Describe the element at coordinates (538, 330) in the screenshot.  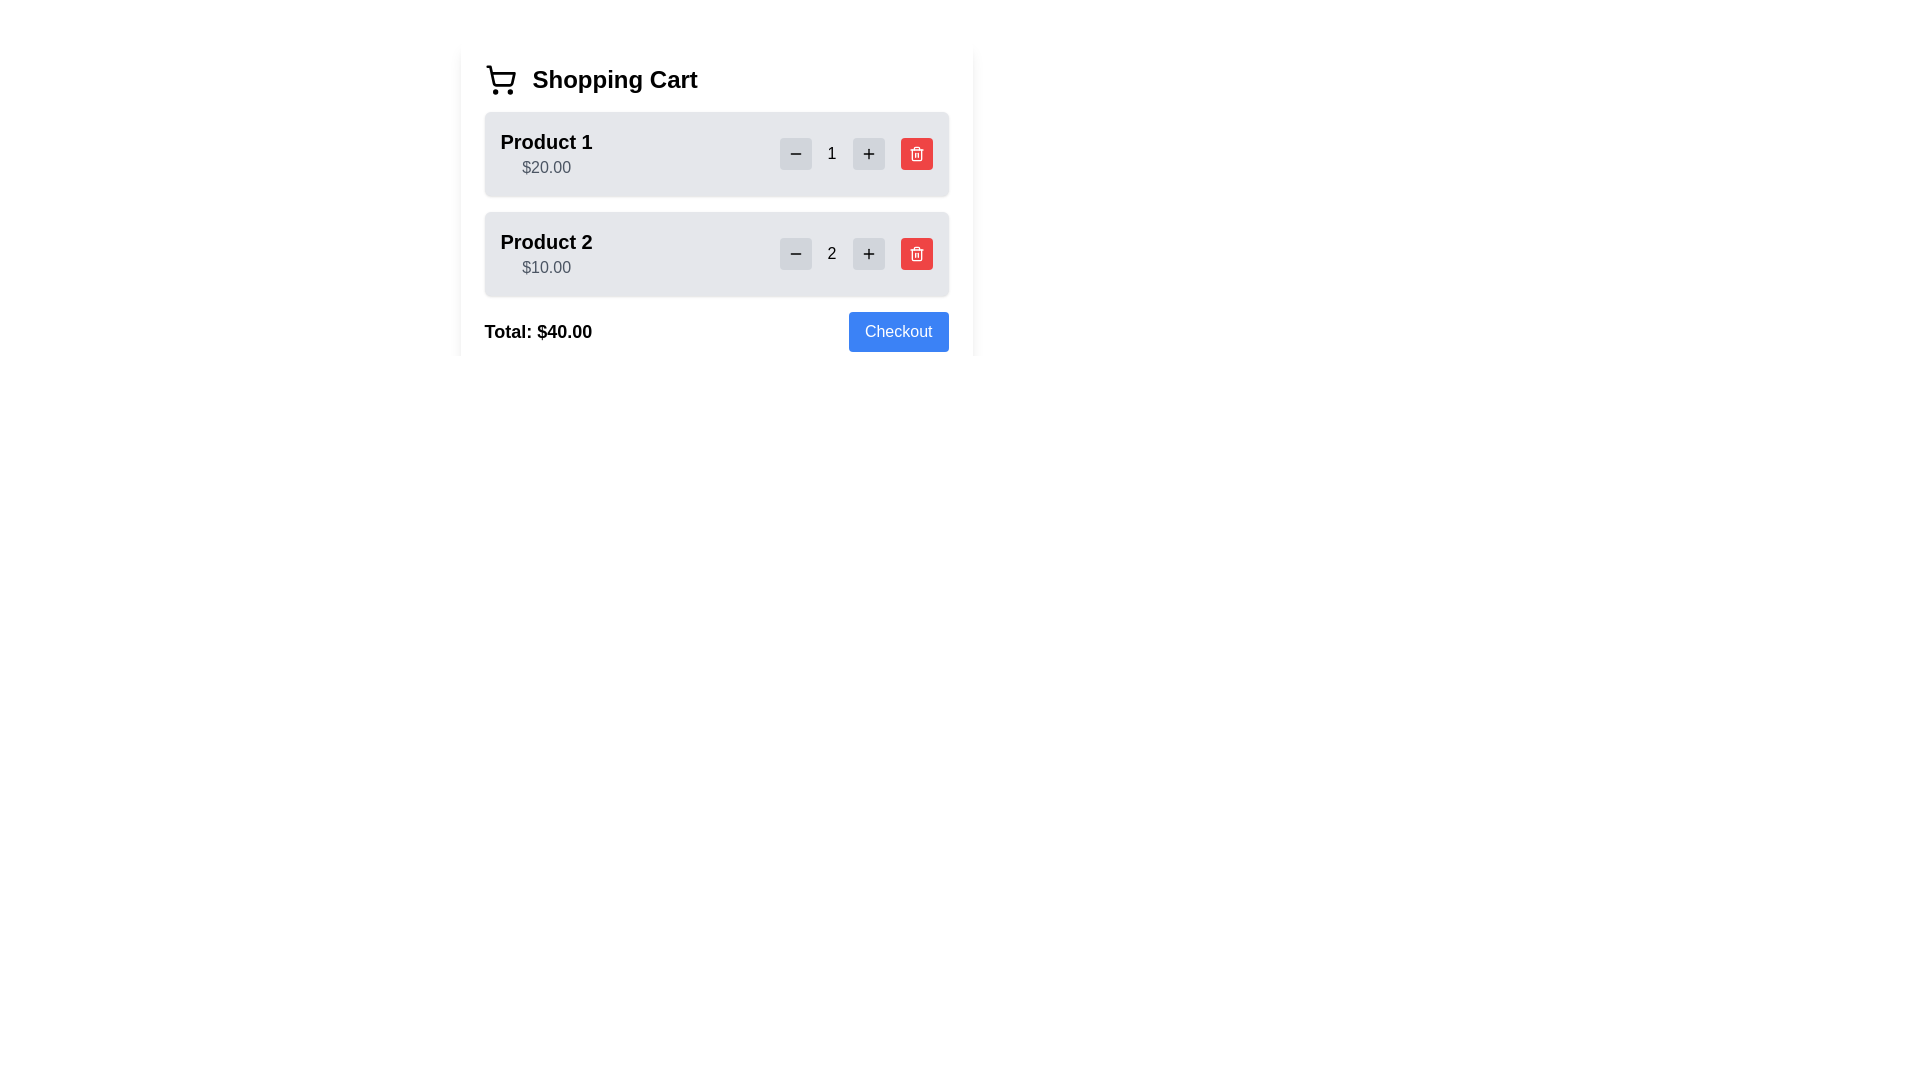
I see `the displayed total amount in the shopping cart, which is a bold text label reading 'Total: $40.00', located on the left side near the bottom of the cart summary section` at that location.